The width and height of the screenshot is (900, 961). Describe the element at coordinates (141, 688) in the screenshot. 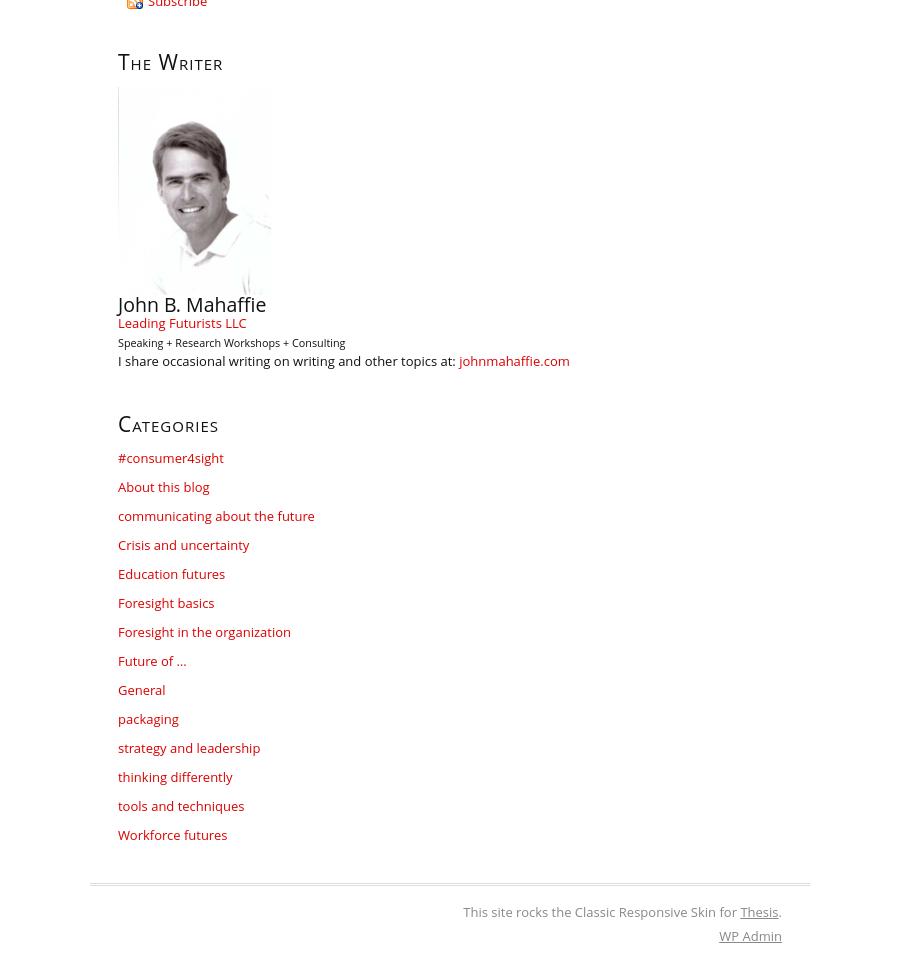

I see `'General'` at that location.